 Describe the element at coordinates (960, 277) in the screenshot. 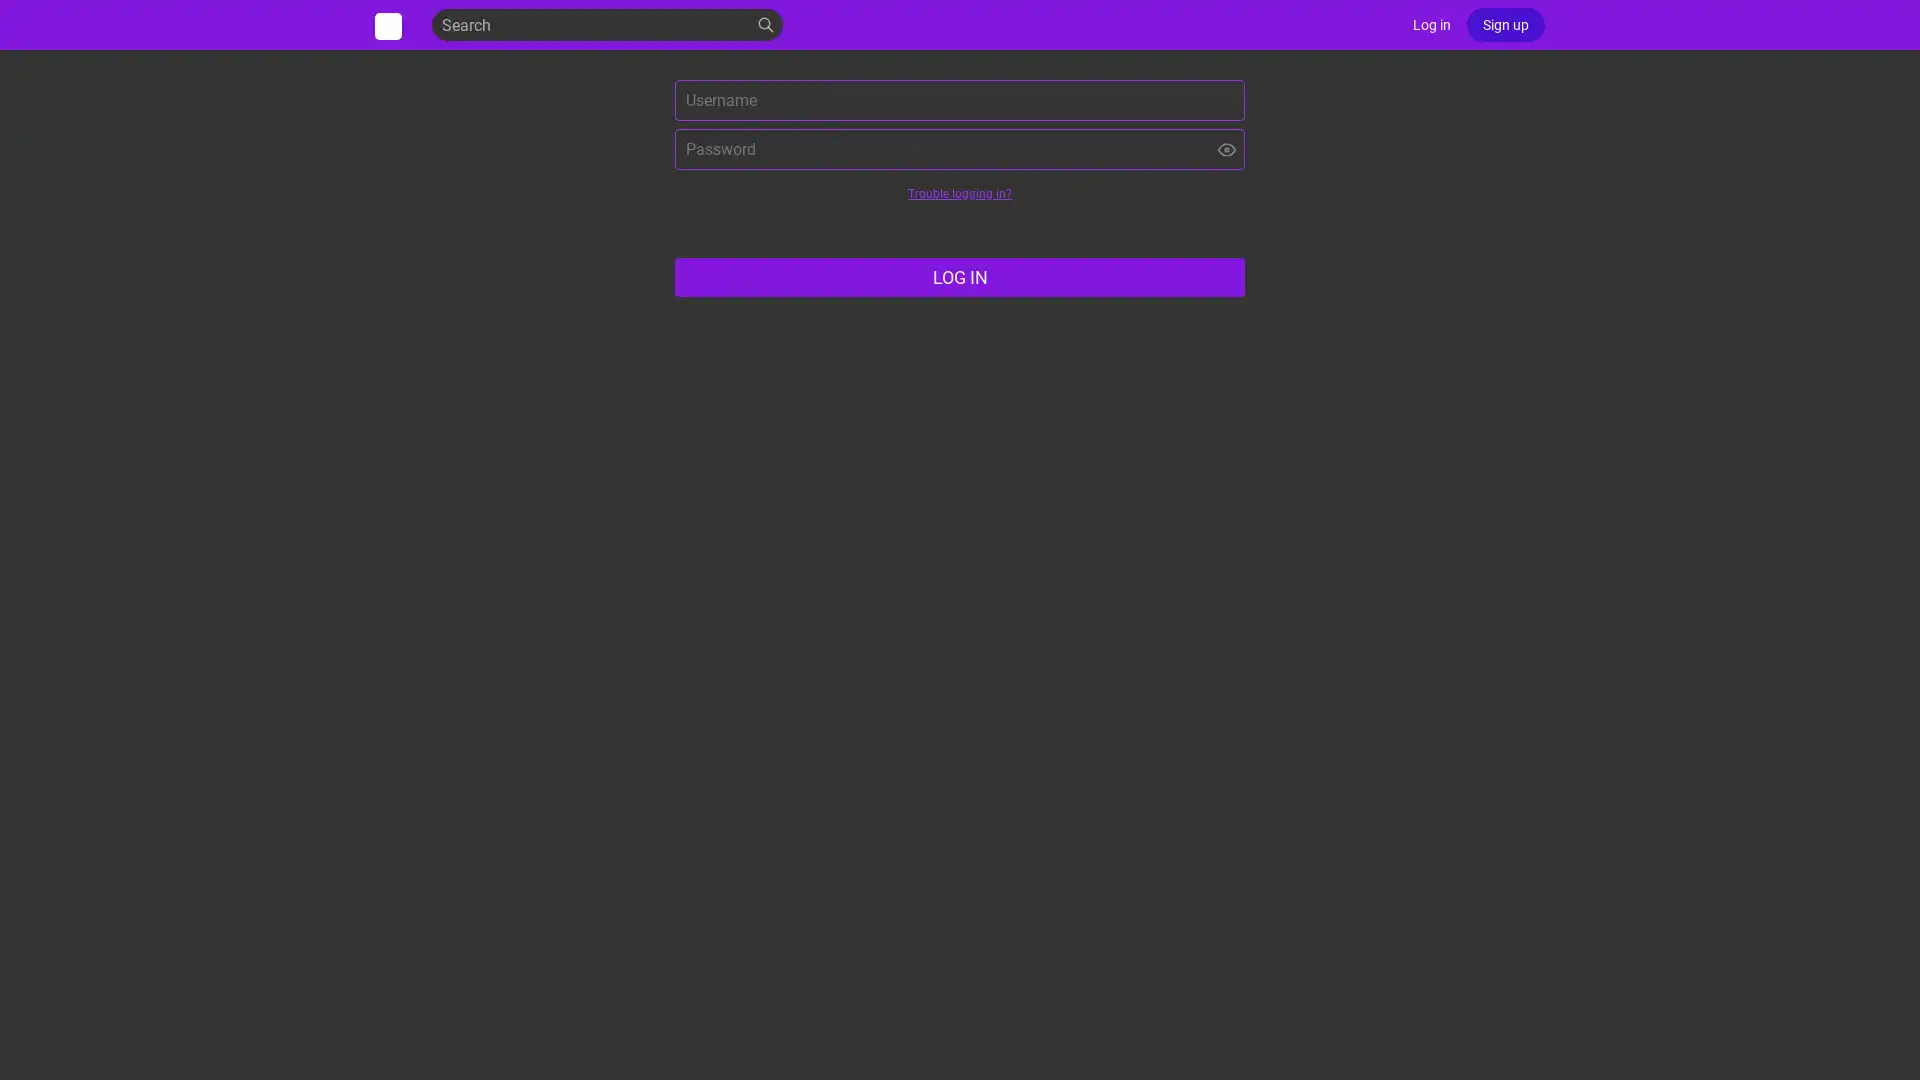

I see `LOG IN` at that location.